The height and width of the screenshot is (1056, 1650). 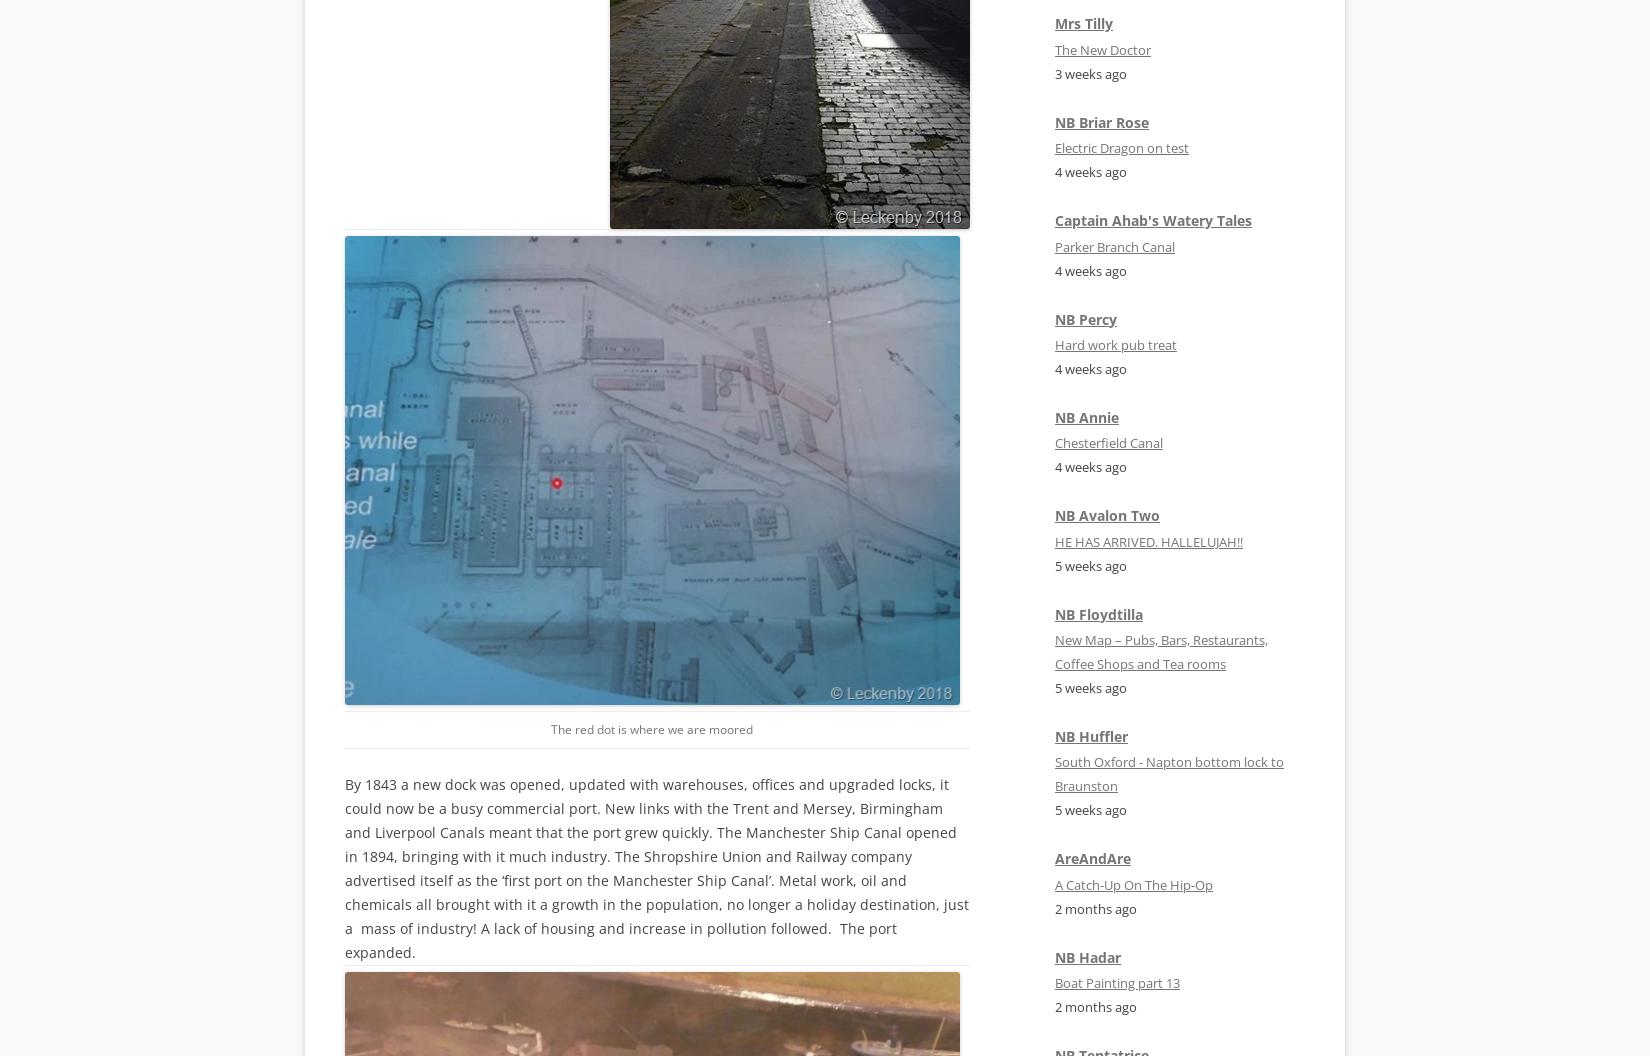 What do you see at coordinates (345, 866) in the screenshot?
I see `'By 1843 a new dock was opened, updated with warehouses, offices and upgraded locks, it could now be a busy commercial port. New links with the Trent and Mersey, Birmingham and Liverpool Canals meant that the port grew quickly. The Manchester Ship Canal opened in 1894, bringing with it much industry. The Shropshire Union and Railway company advertised itself as the ‘first port on the Manchester Ship Canal’. Metal work, oil and chemicals all brought with it a growth in the population, no longer a holiday destination, just a  mass of industry! A lack of housing and increase in pollution followed.  The port expanded.'` at bounding box center [345, 866].